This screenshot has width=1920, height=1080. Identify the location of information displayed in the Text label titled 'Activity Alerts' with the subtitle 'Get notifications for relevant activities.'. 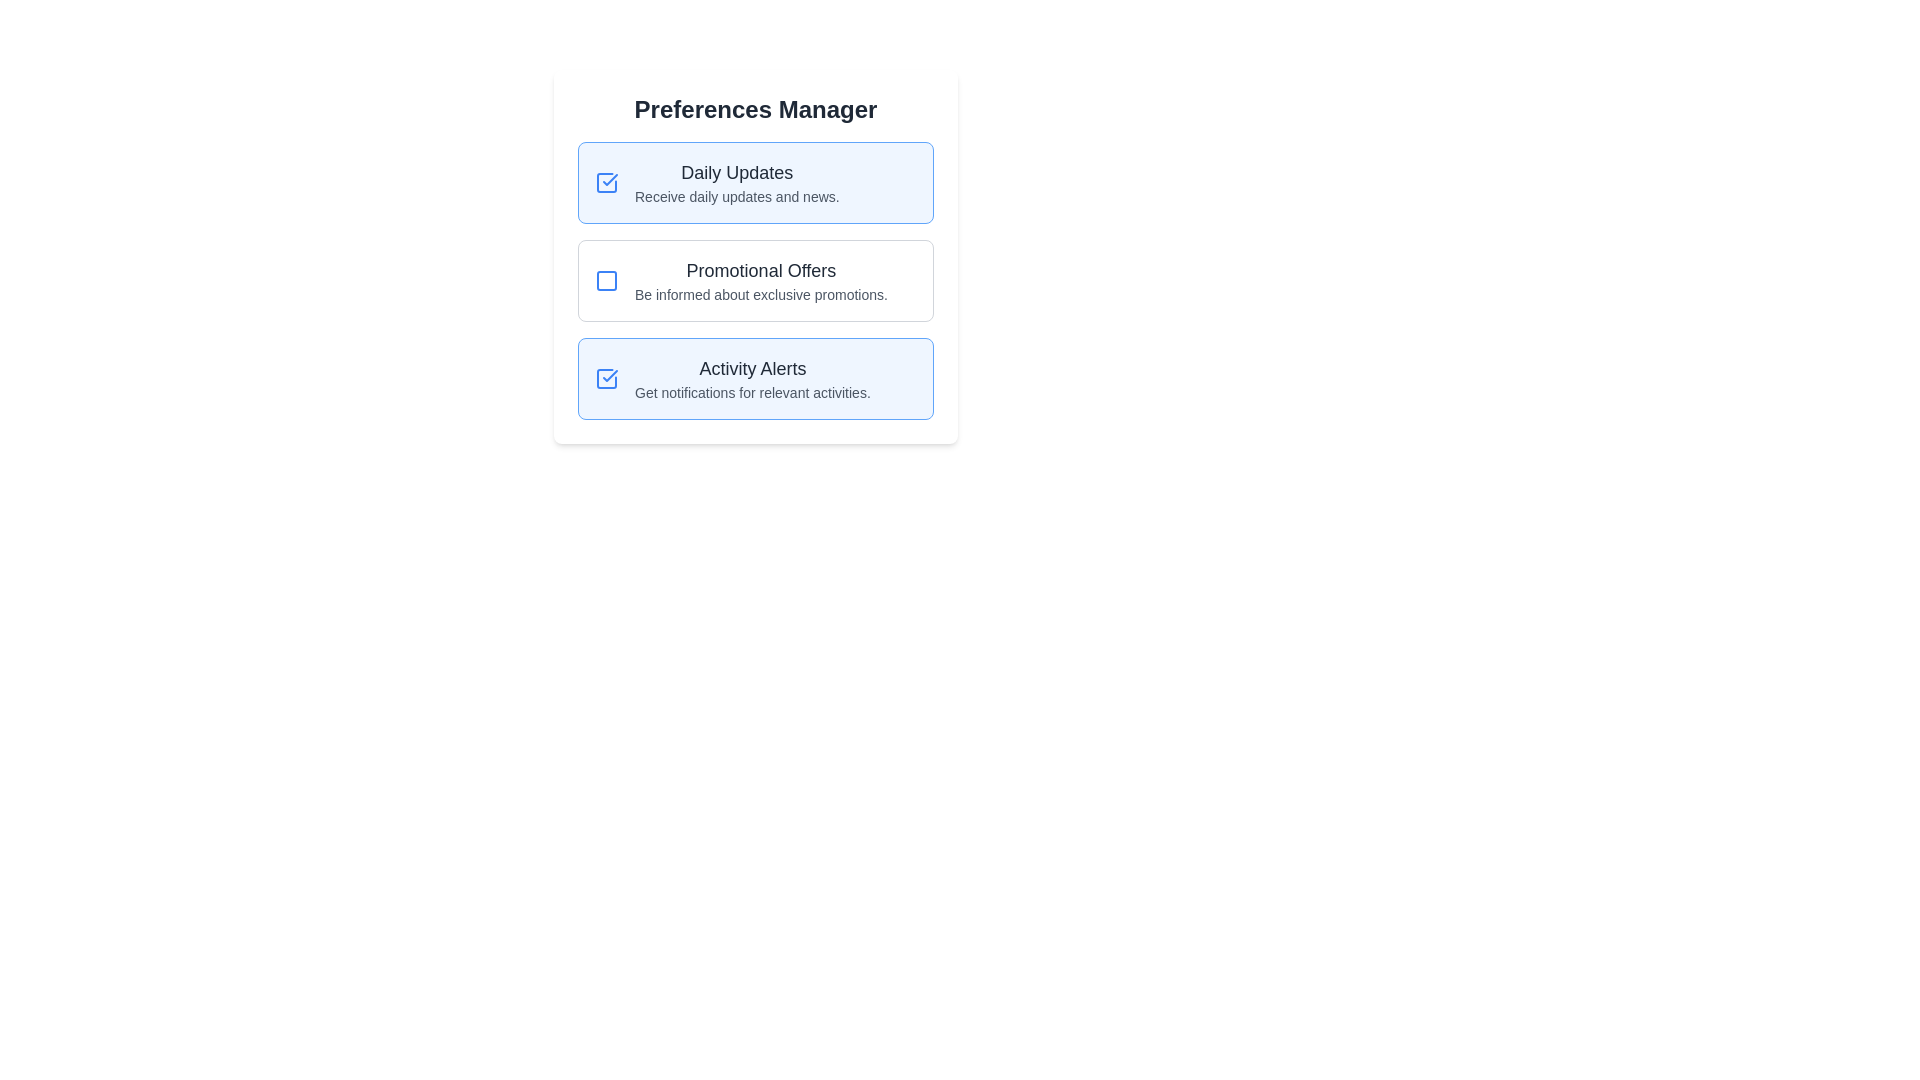
(751, 378).